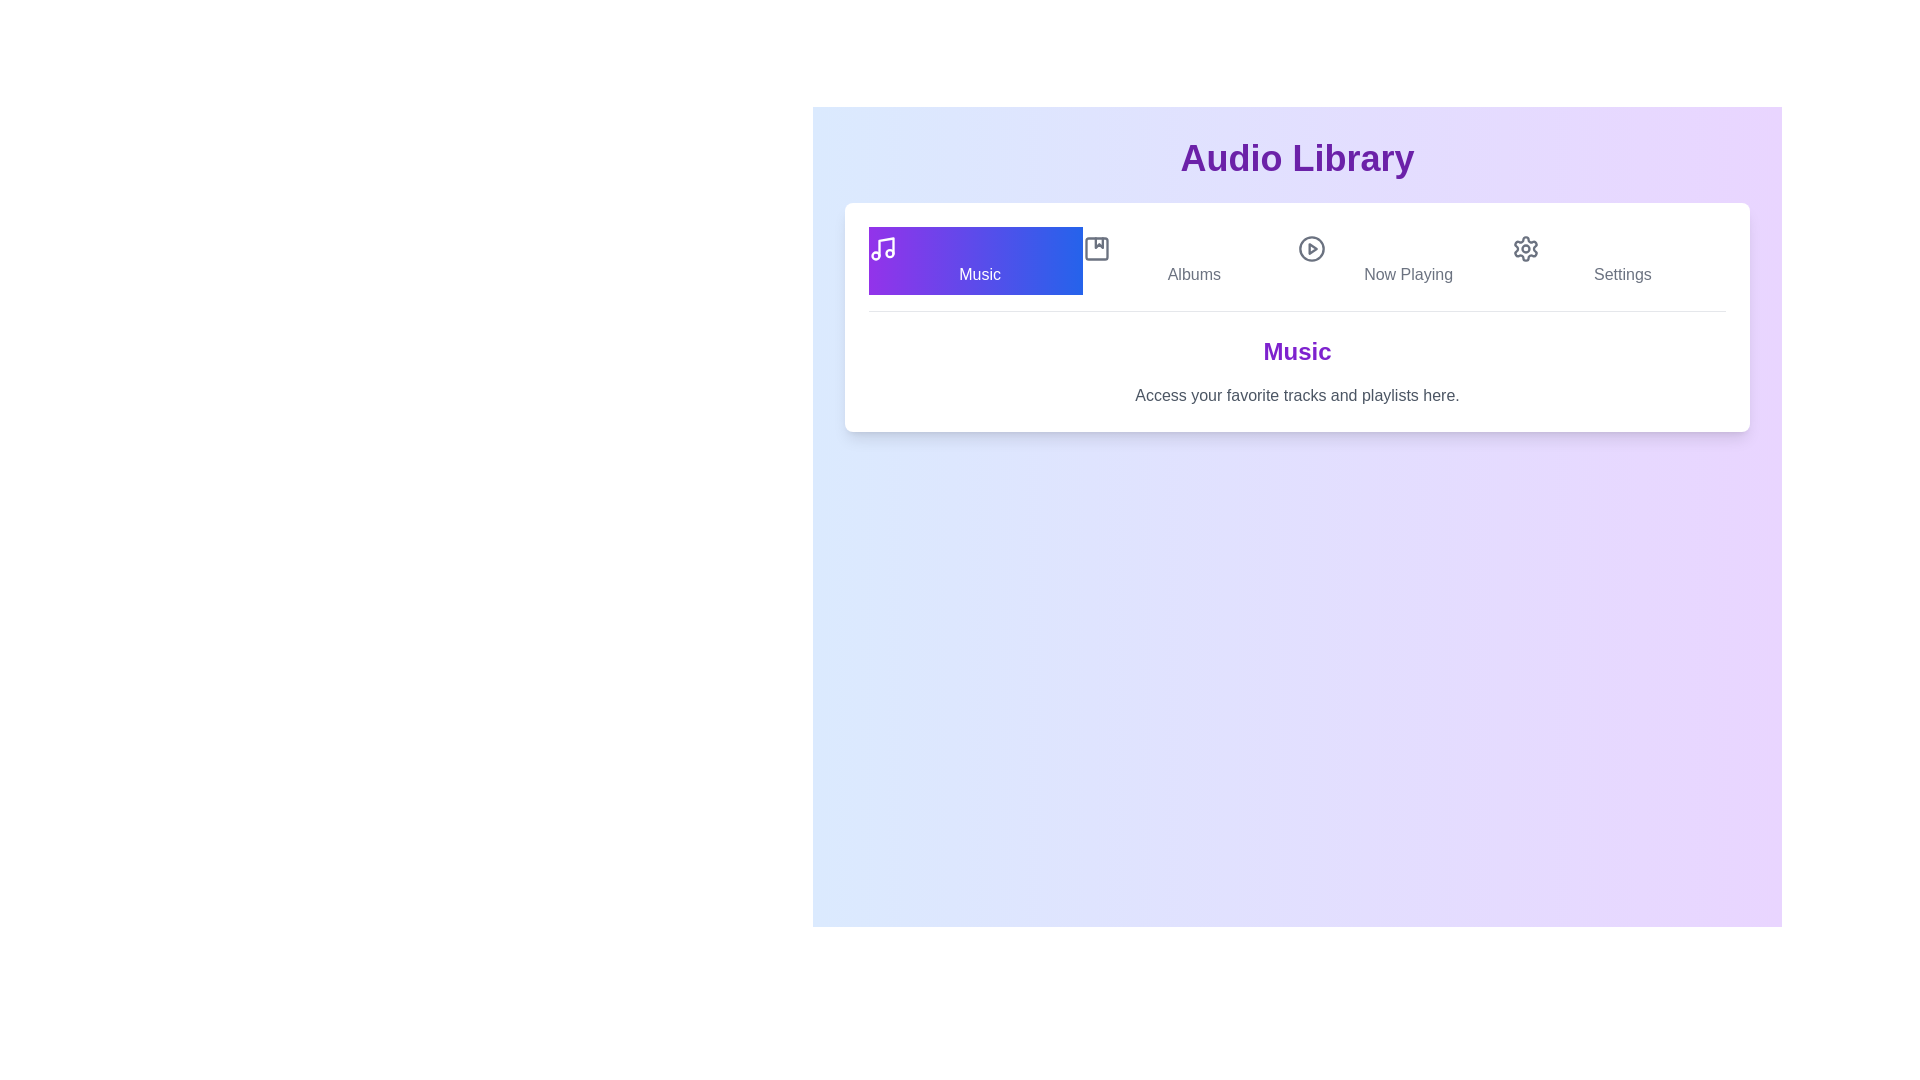 This screenshot has height=1080, width=1920. Describe the element at coordinates (1403, 260) in the screenshot. I see `the 'Now Playing' button, which is the third item in the top navigation area` at that location.